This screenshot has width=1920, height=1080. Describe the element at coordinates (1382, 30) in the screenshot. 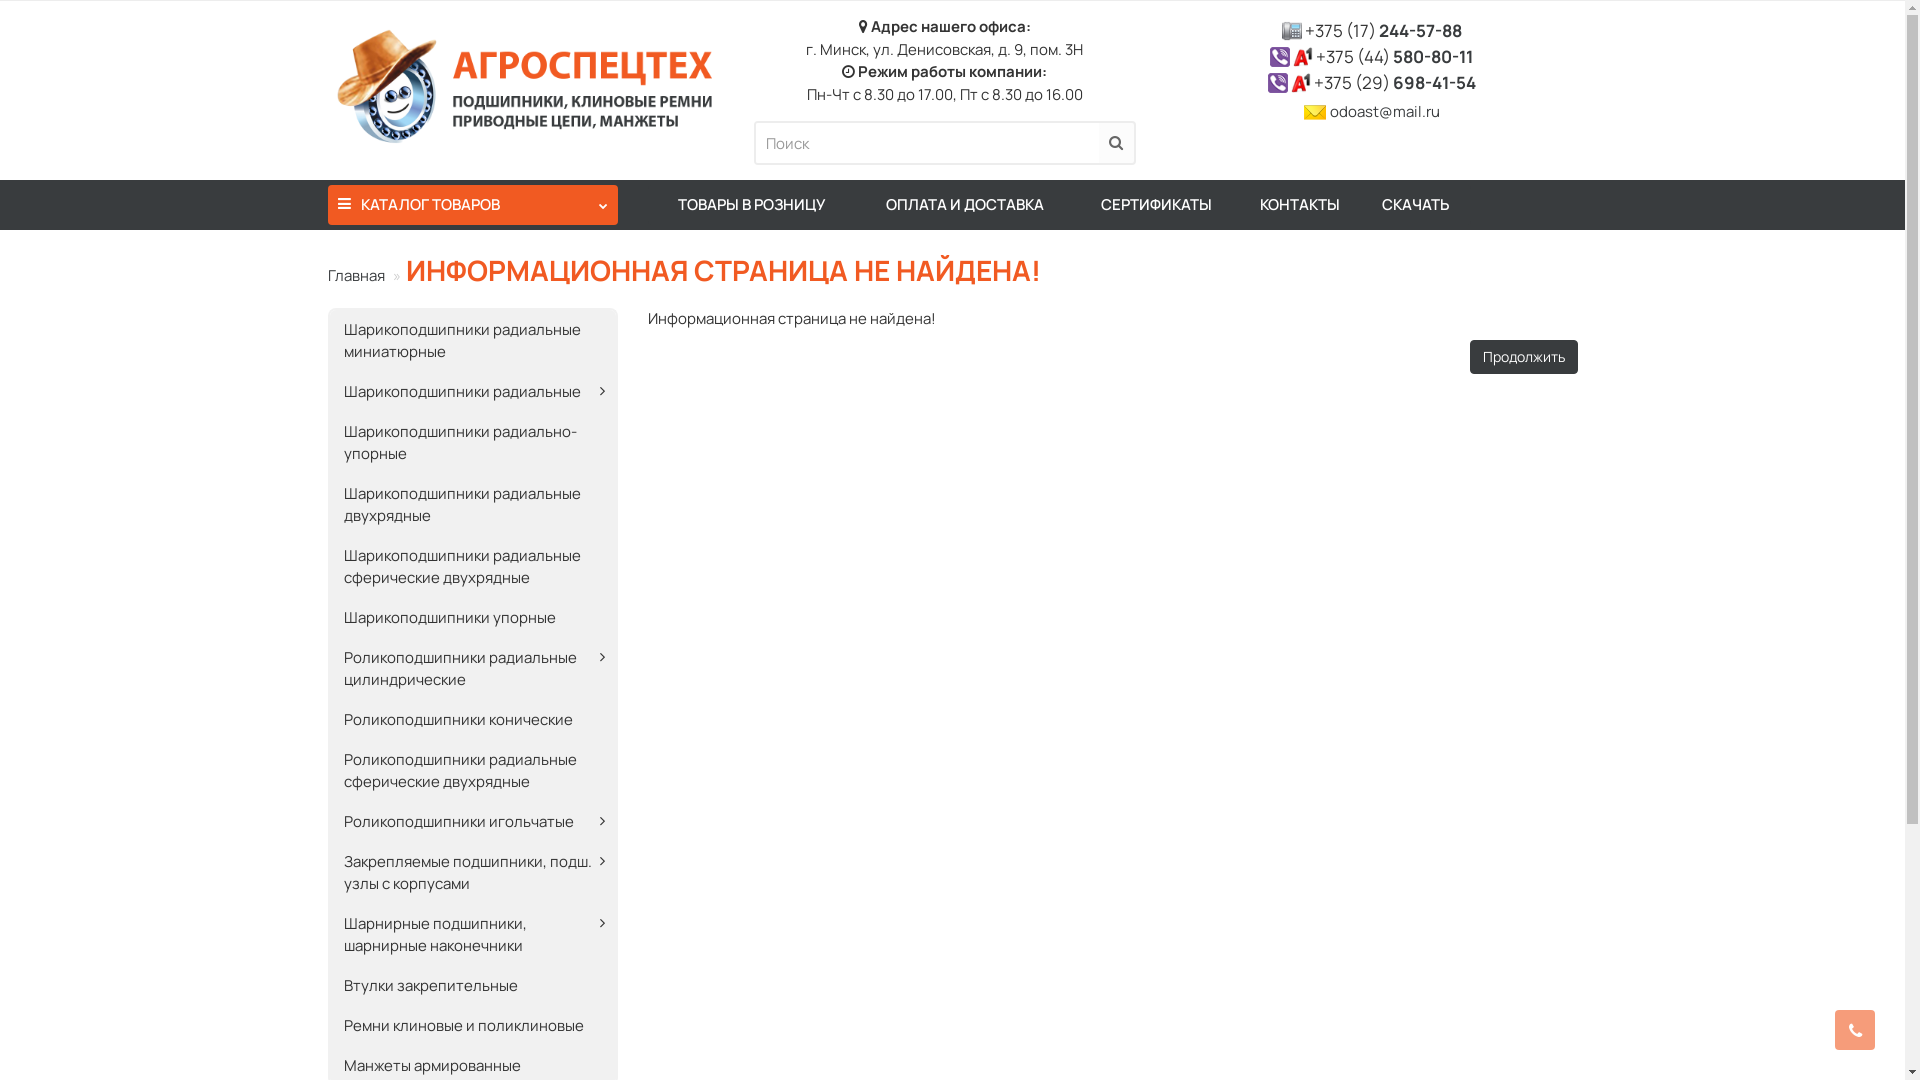

I see `'+375 (17) 244-57-88'` at that location.